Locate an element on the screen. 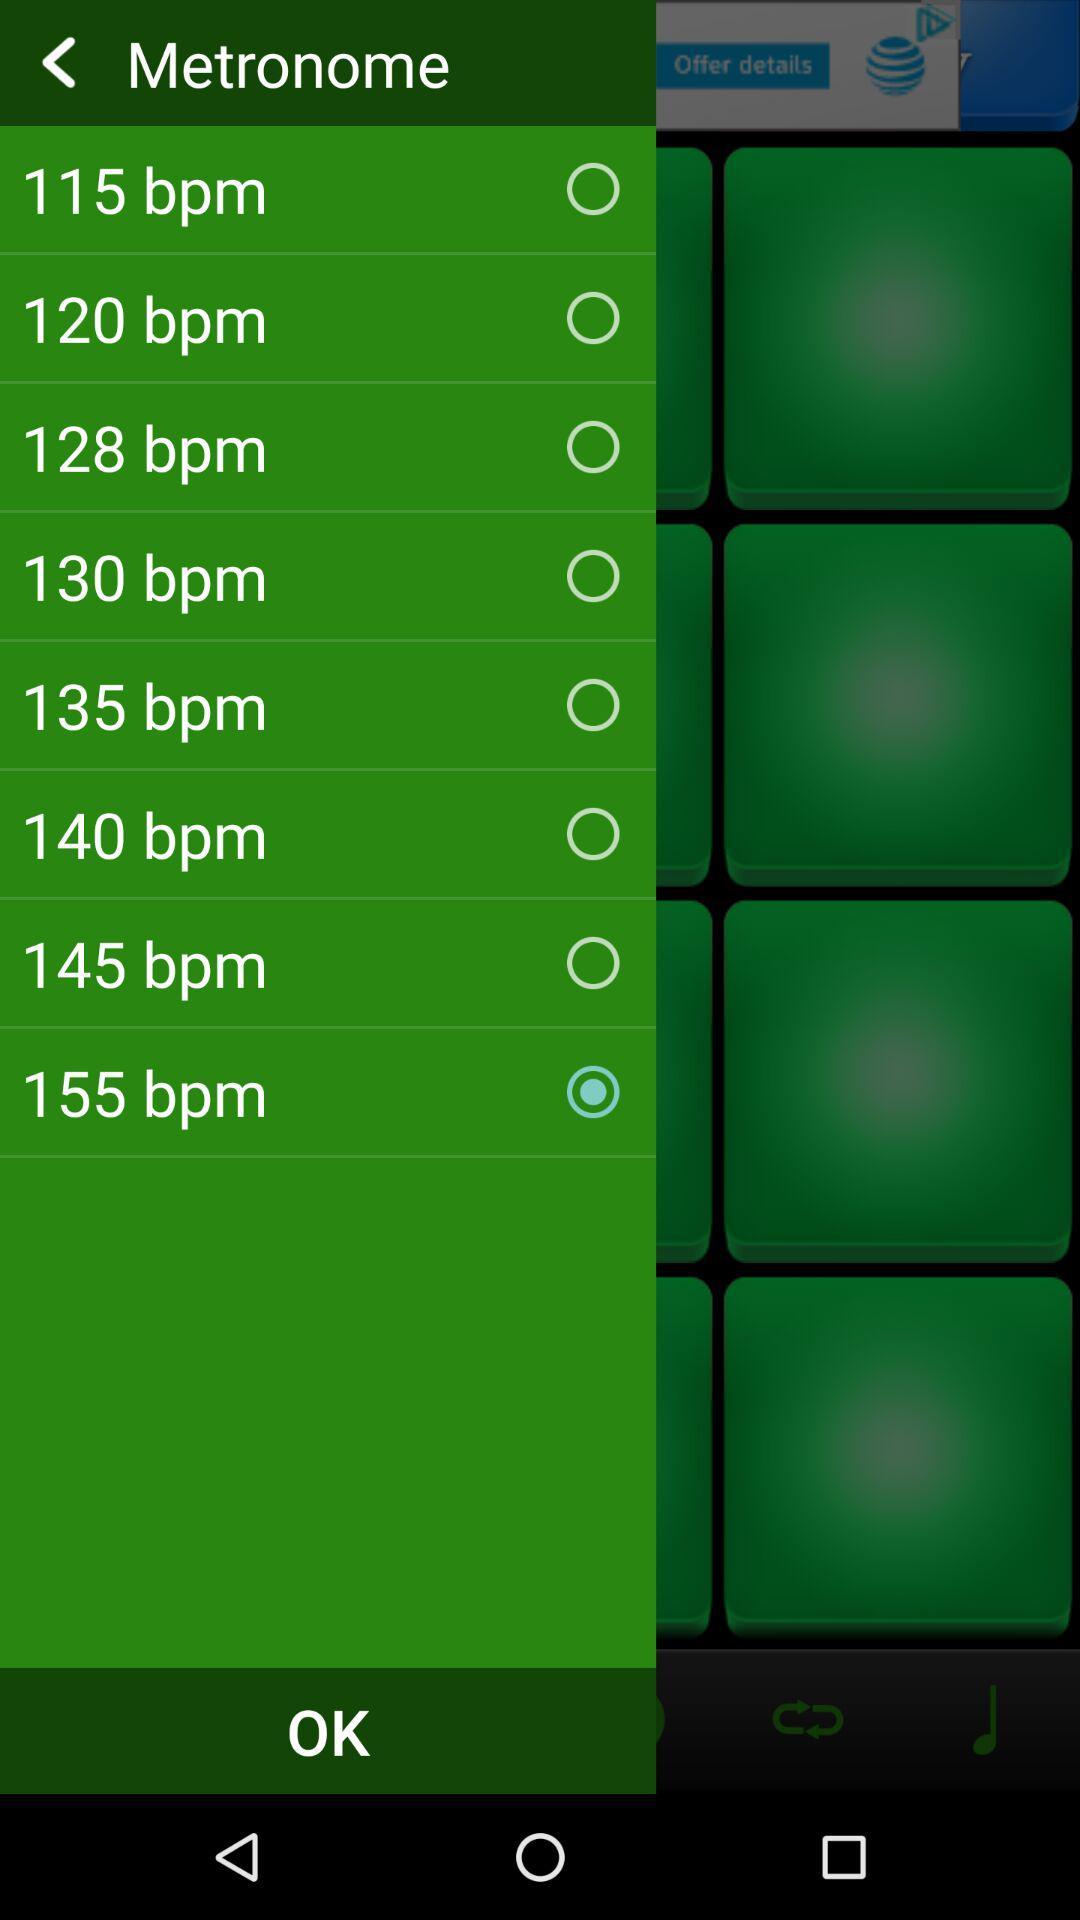 The height and width of the screenshot is (1920, 1080). the 135 bpm is located at coordinates (327, 705).